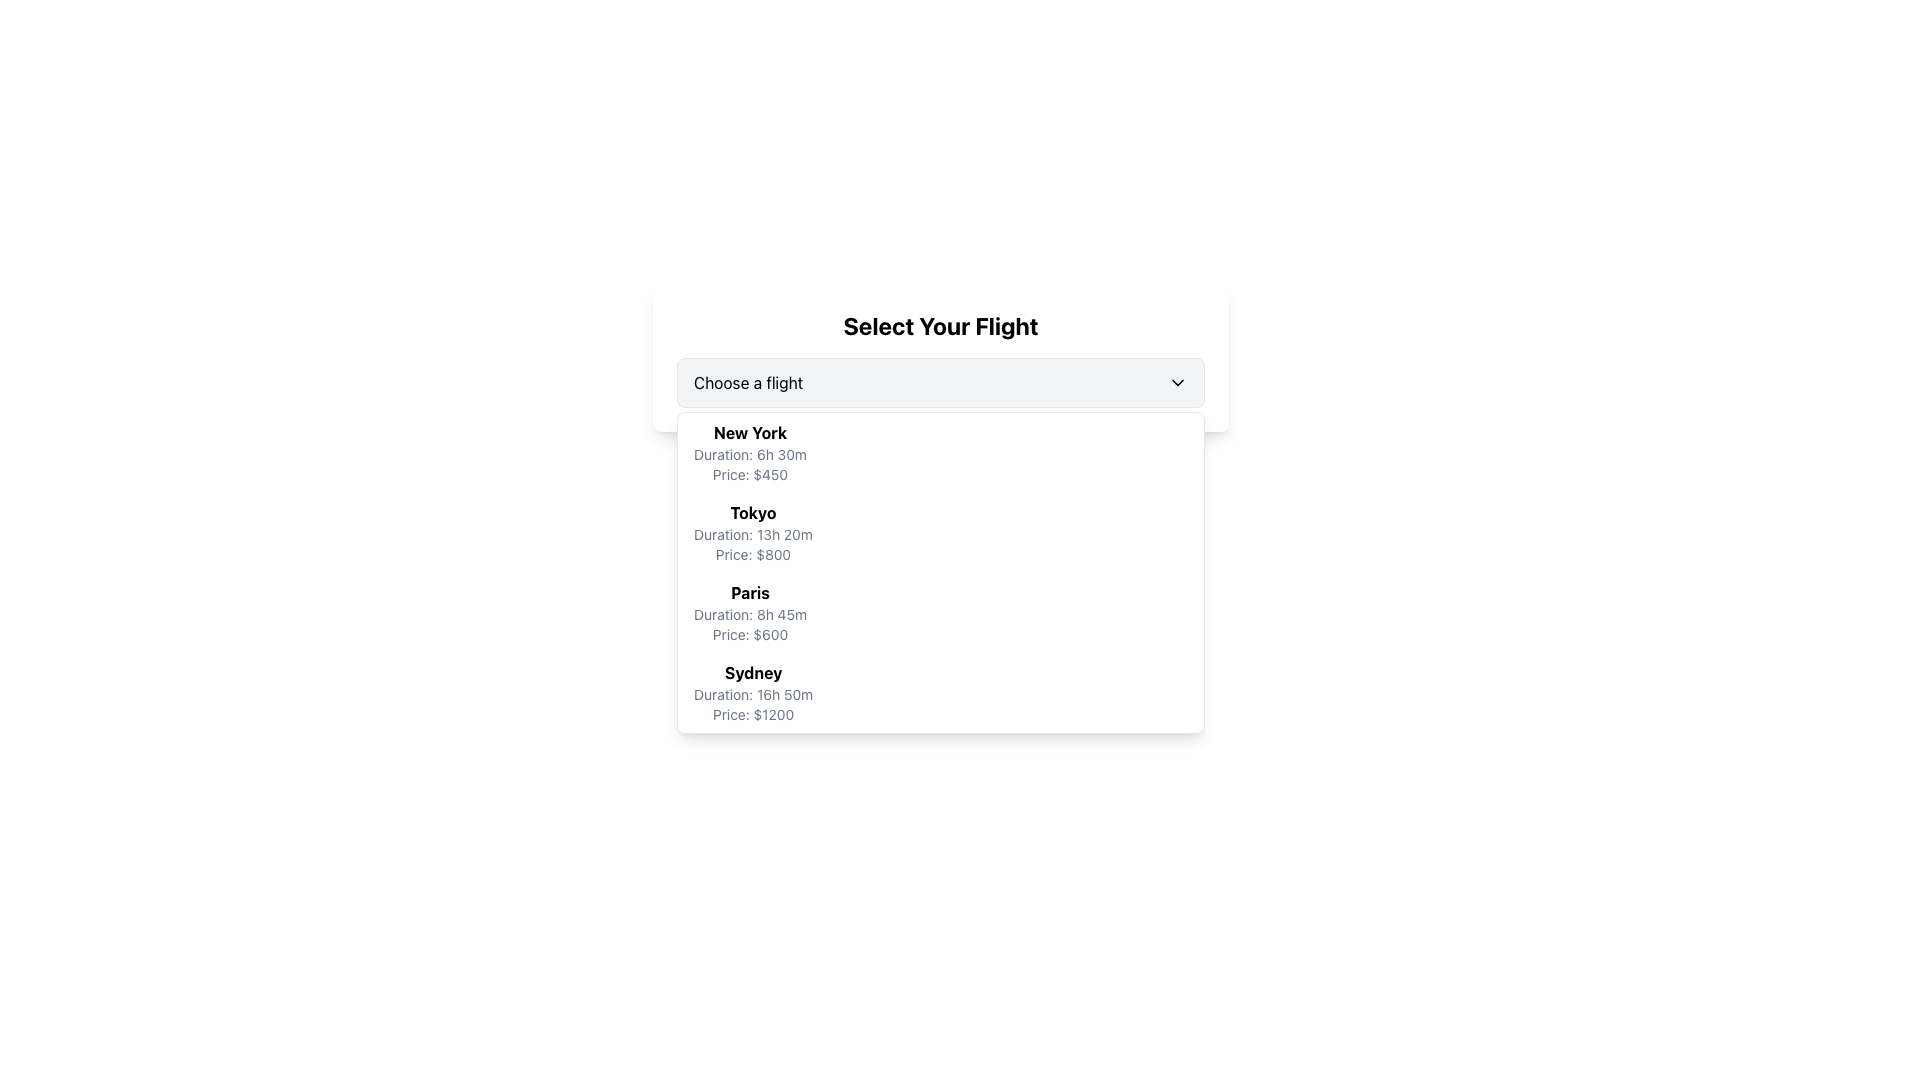 Image resolution: width=1920 pixels, height=1080 pixels. Describe the element at coordinates (749, 455) in the screenshot. I see `the text label that describes the flight duration located beneath 'New York' and above 'Price: $450' in the flight selection window` at that location.